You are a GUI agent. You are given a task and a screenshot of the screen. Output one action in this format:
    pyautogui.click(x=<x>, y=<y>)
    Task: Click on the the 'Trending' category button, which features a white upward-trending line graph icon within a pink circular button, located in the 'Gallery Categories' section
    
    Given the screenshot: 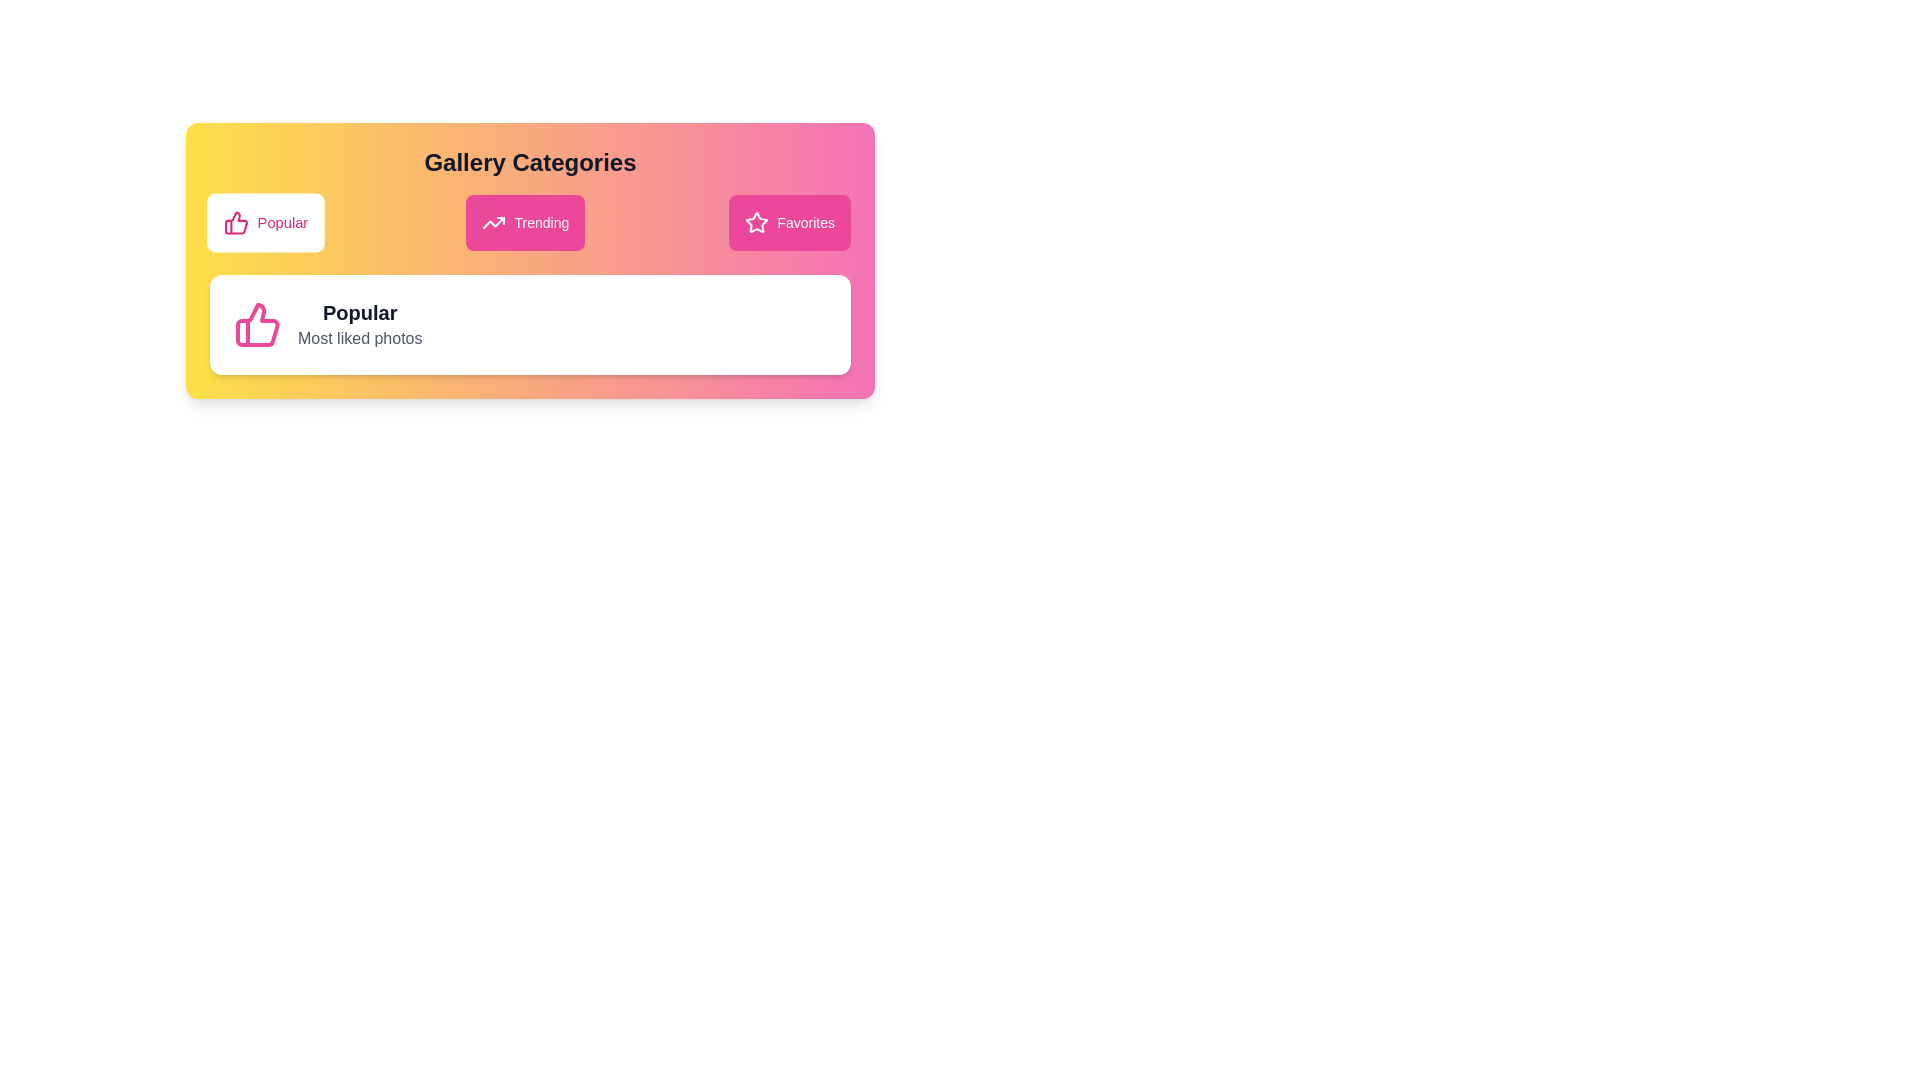 What is the action you would take?
    pyautogui.click(x=494, y=223)
    